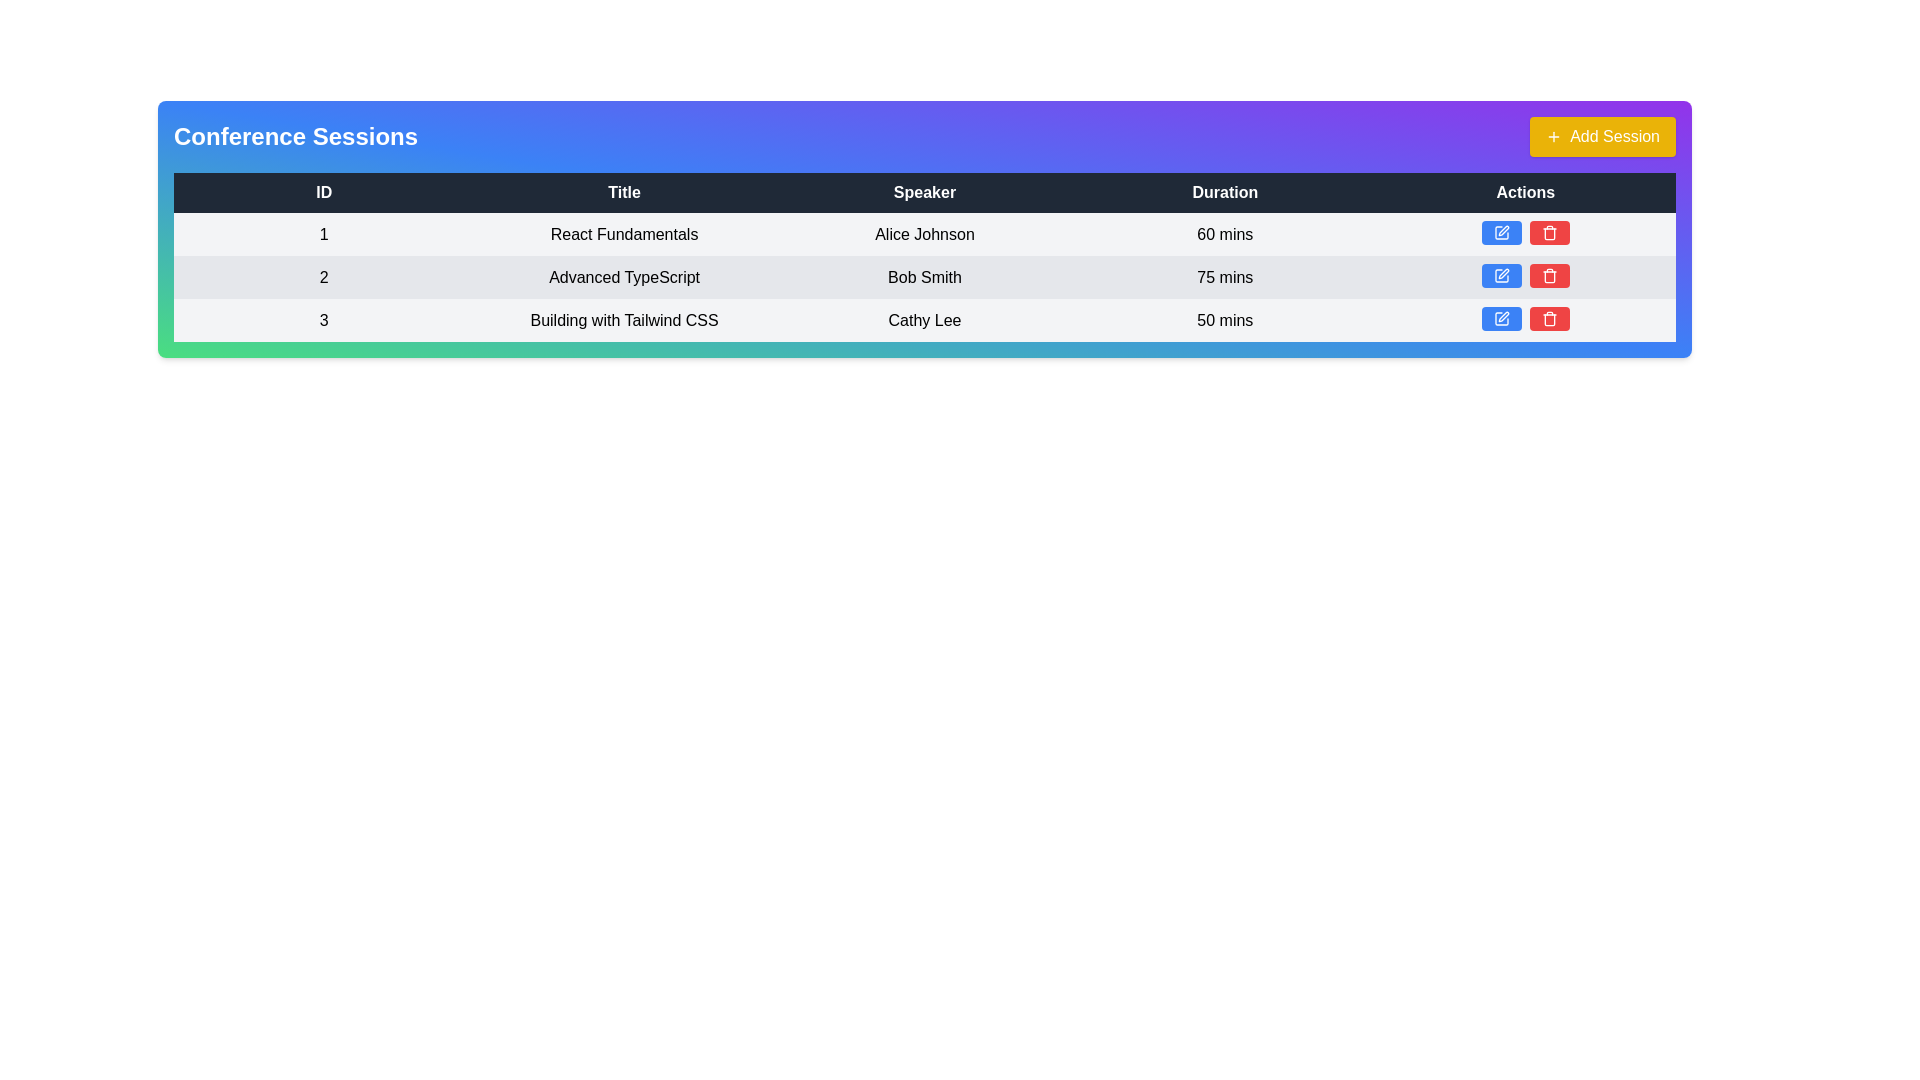  Describe the element at coordinates (1548, 231) in the screenshot. I see `the small rectangular button with a red background and a white trash can icon, located in the 'Actions' column of the table` at that location.